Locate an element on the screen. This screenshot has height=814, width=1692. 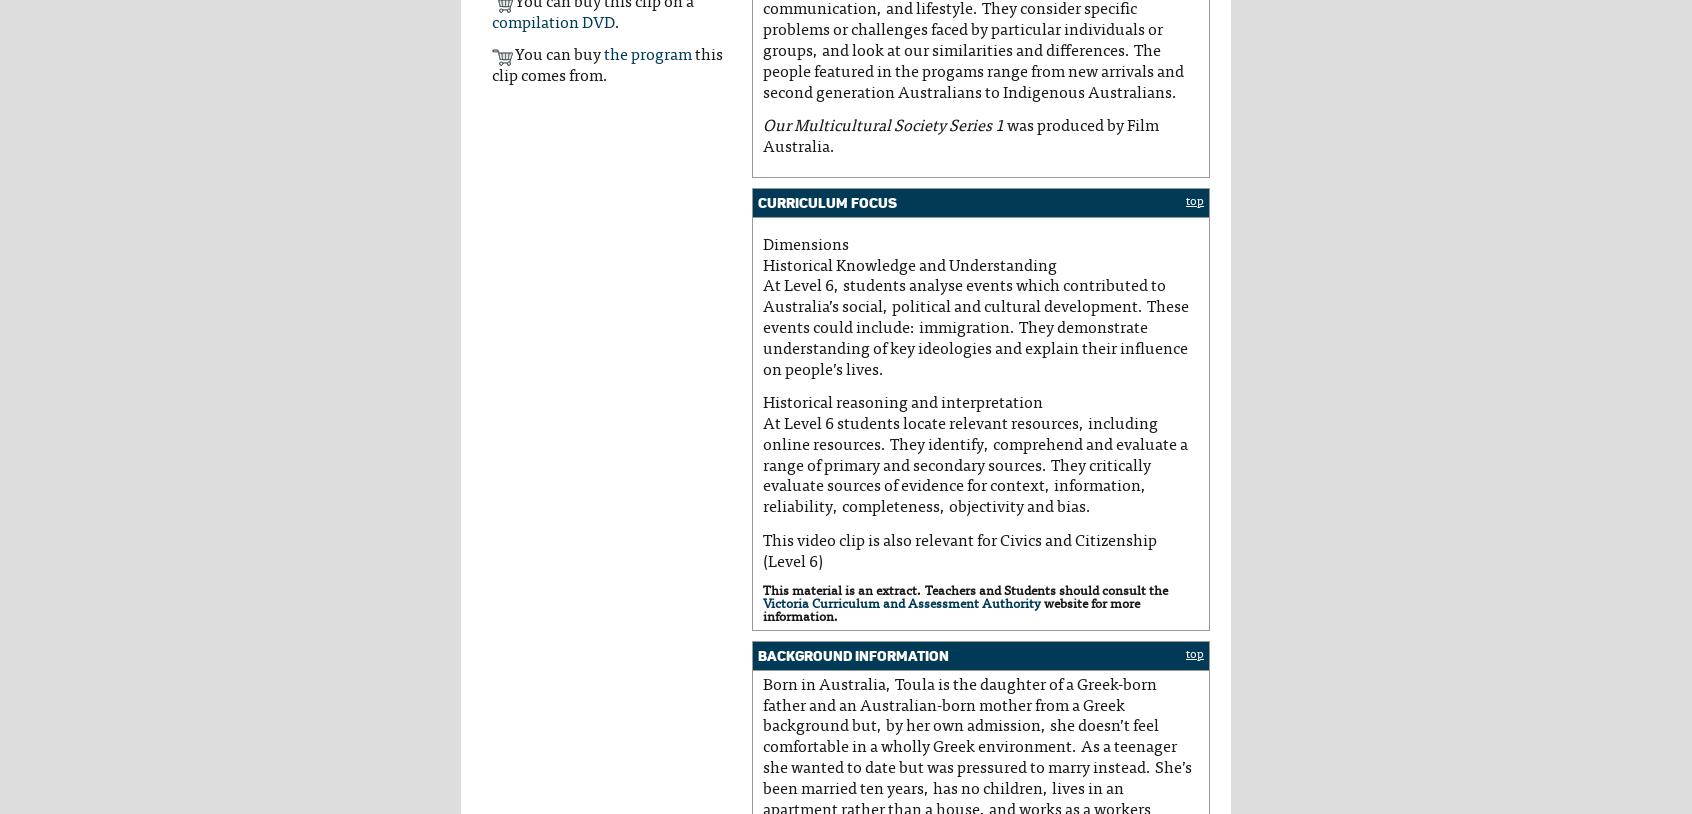
'.' is located at coordinates (616, 22).